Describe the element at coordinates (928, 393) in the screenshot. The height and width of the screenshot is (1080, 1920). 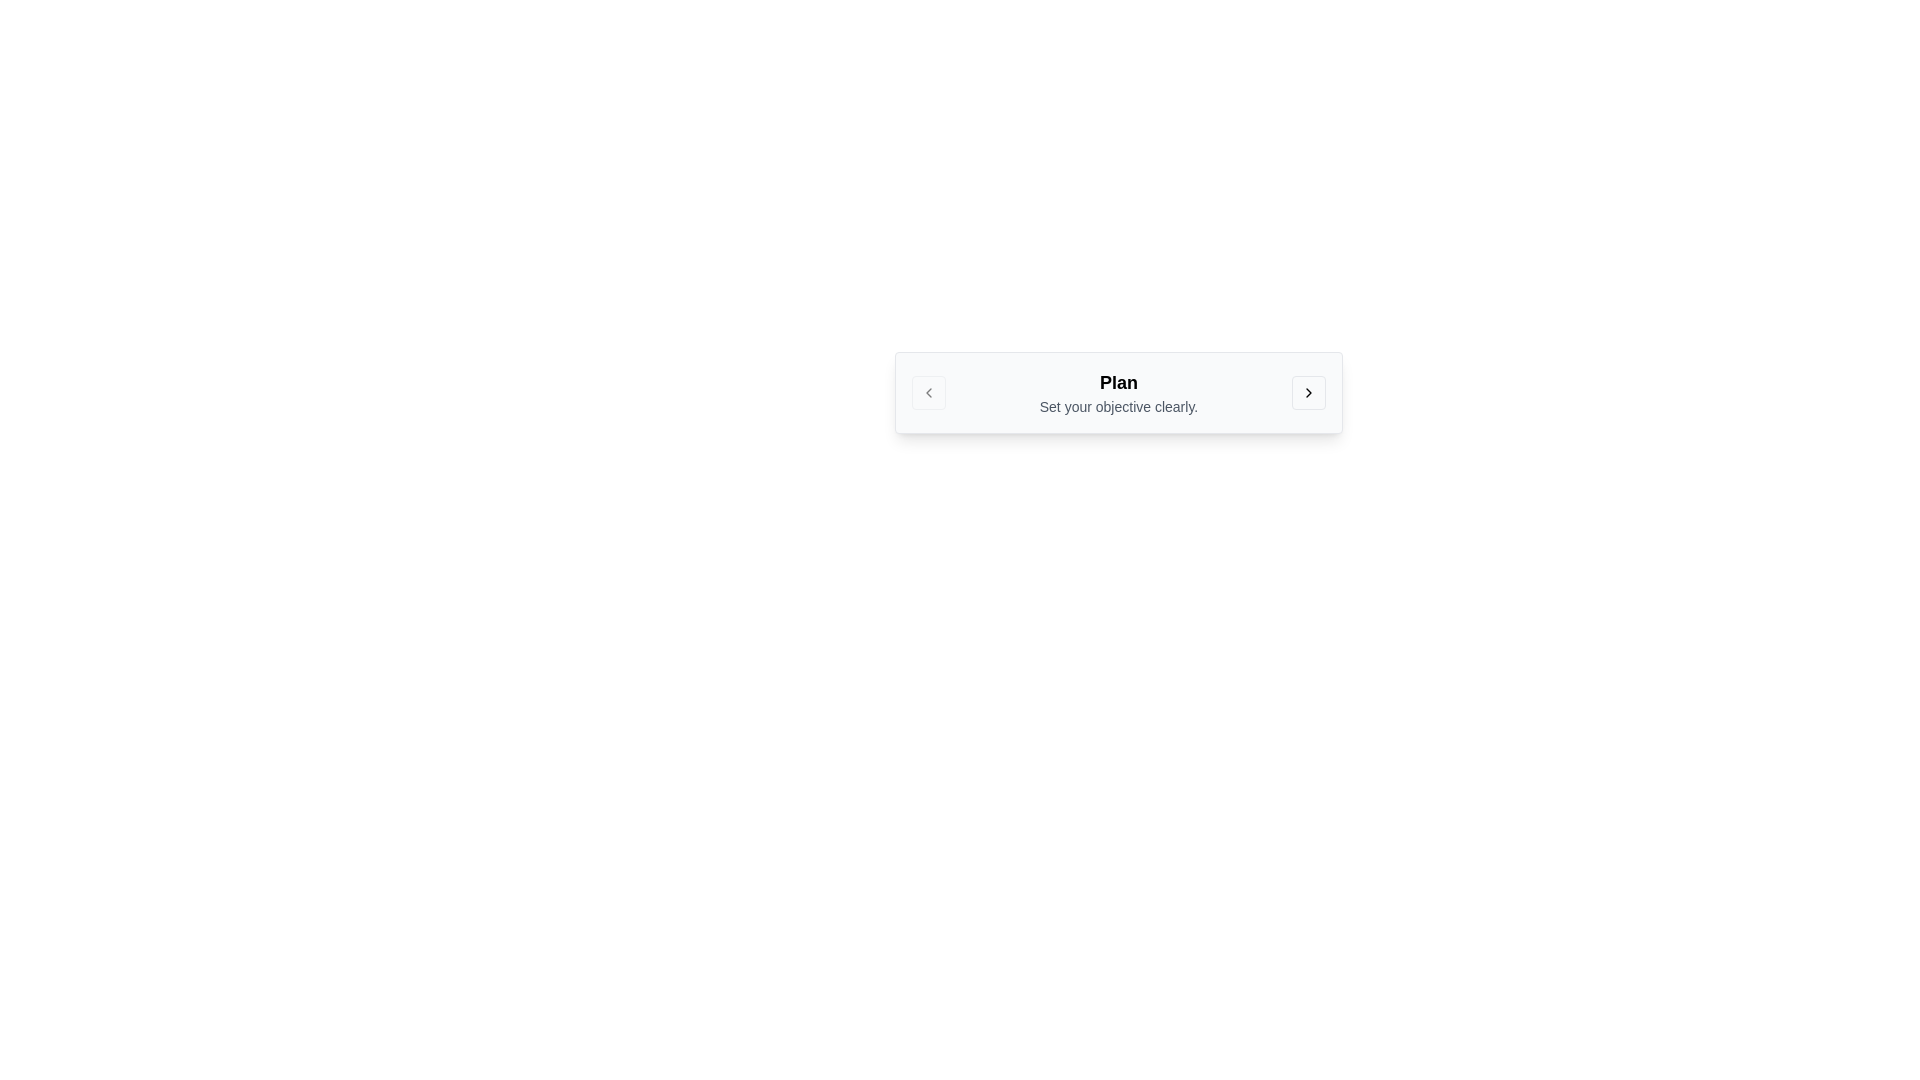
I see `the decorative back button icon located to the far left of the 'Plan' panel` at that location.